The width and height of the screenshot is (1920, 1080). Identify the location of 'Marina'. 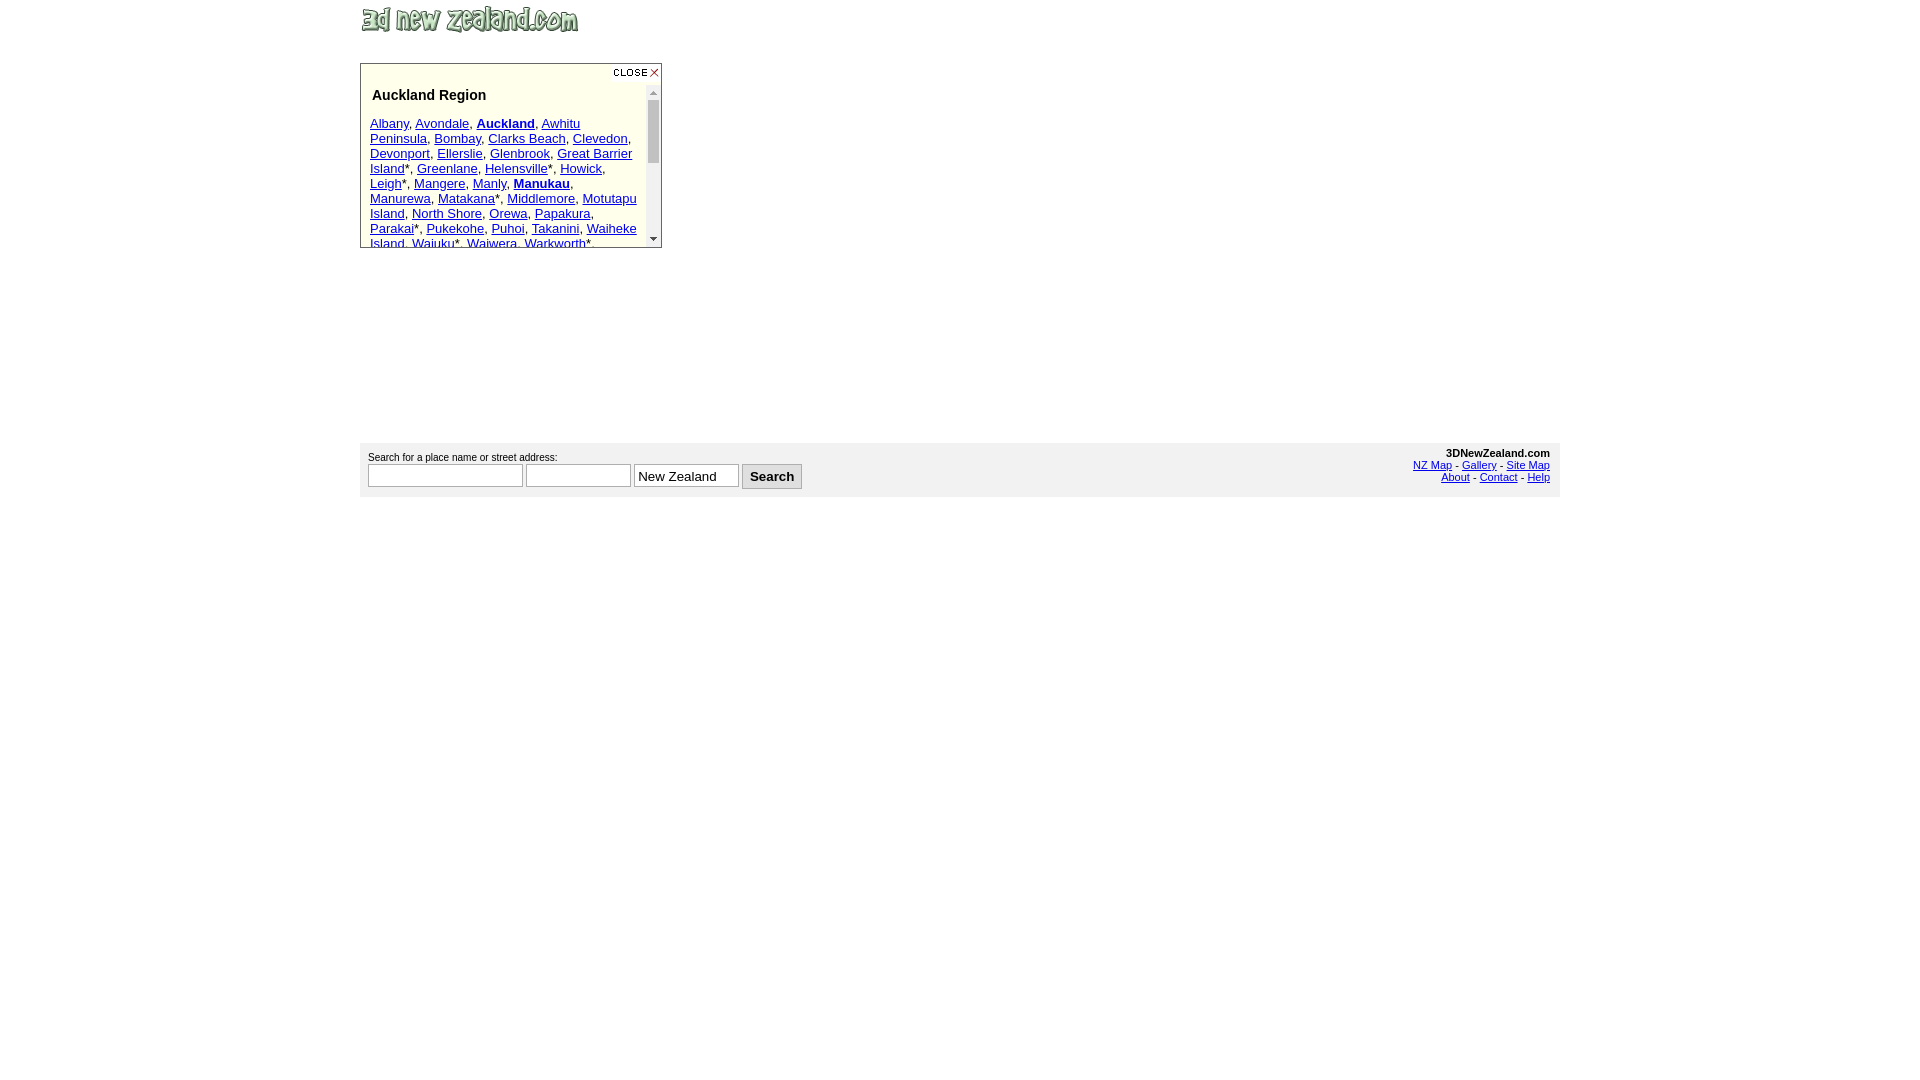
(389, 332).